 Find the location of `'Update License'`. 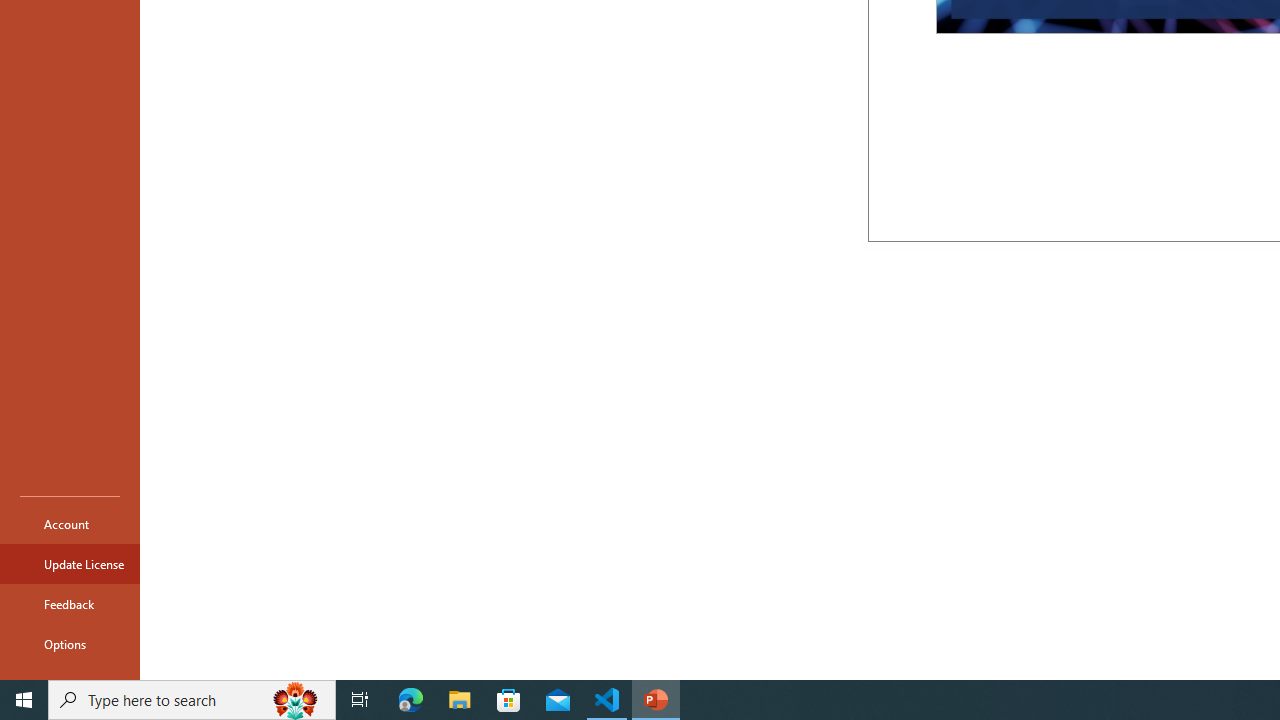

'Update License' is located at coordinates (69, 564).